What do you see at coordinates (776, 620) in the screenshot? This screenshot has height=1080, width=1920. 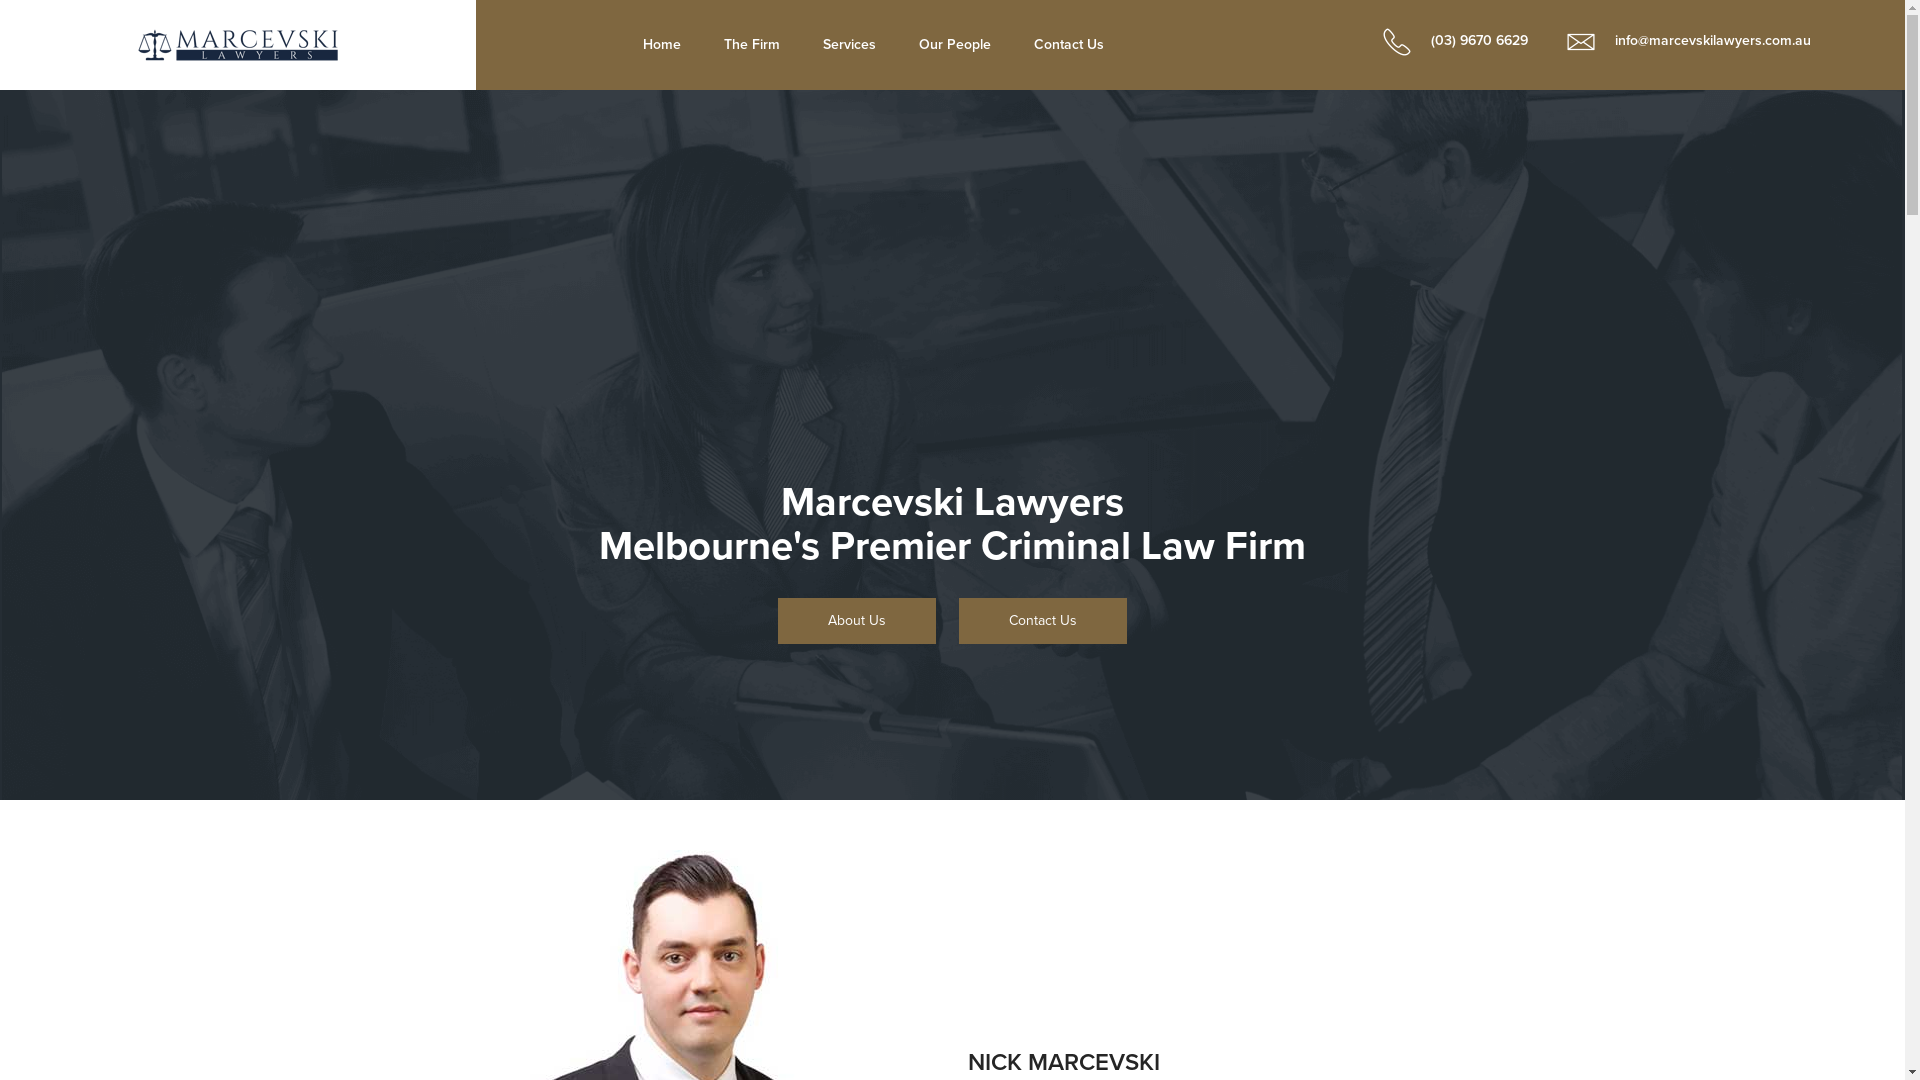 I see `'About Us'` at bounding box center [776, 620].